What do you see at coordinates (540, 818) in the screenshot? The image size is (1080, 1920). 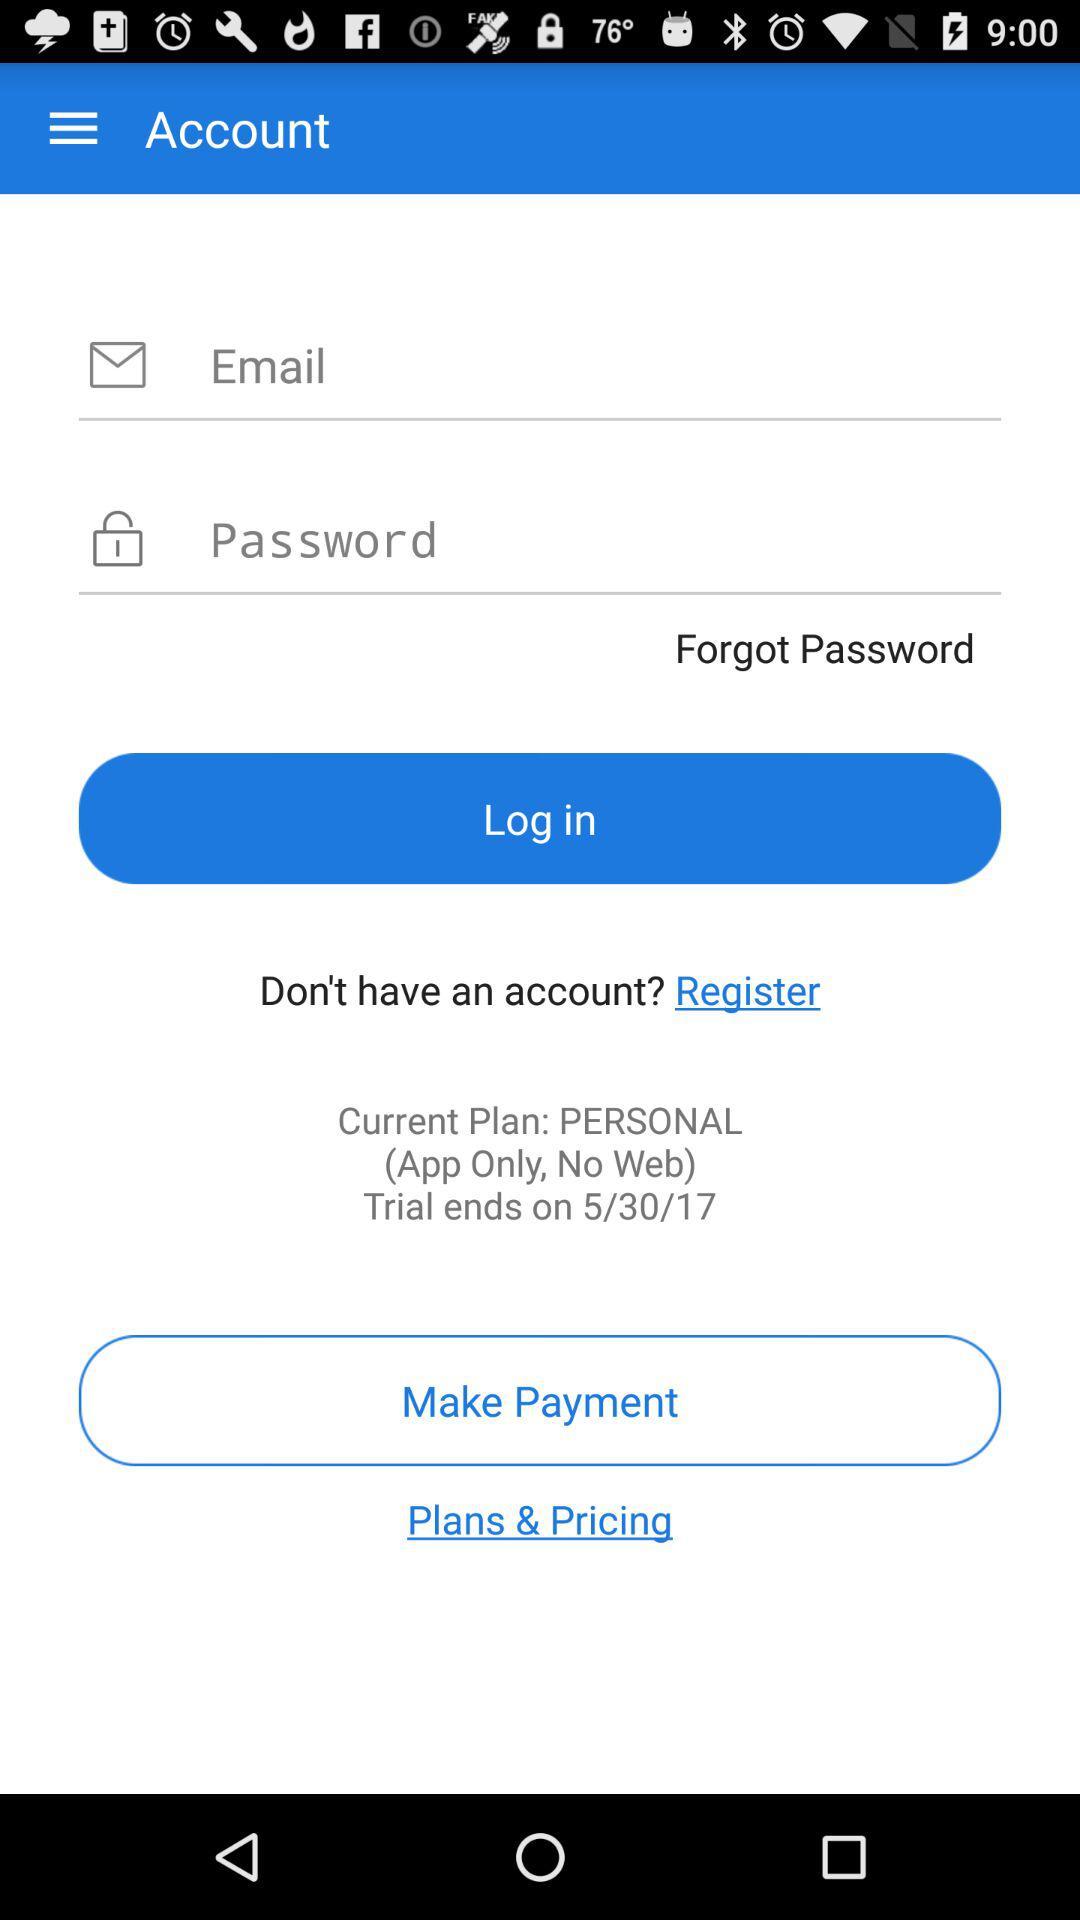 I see `item below the forgot password app` at bounding box center [540, 818].